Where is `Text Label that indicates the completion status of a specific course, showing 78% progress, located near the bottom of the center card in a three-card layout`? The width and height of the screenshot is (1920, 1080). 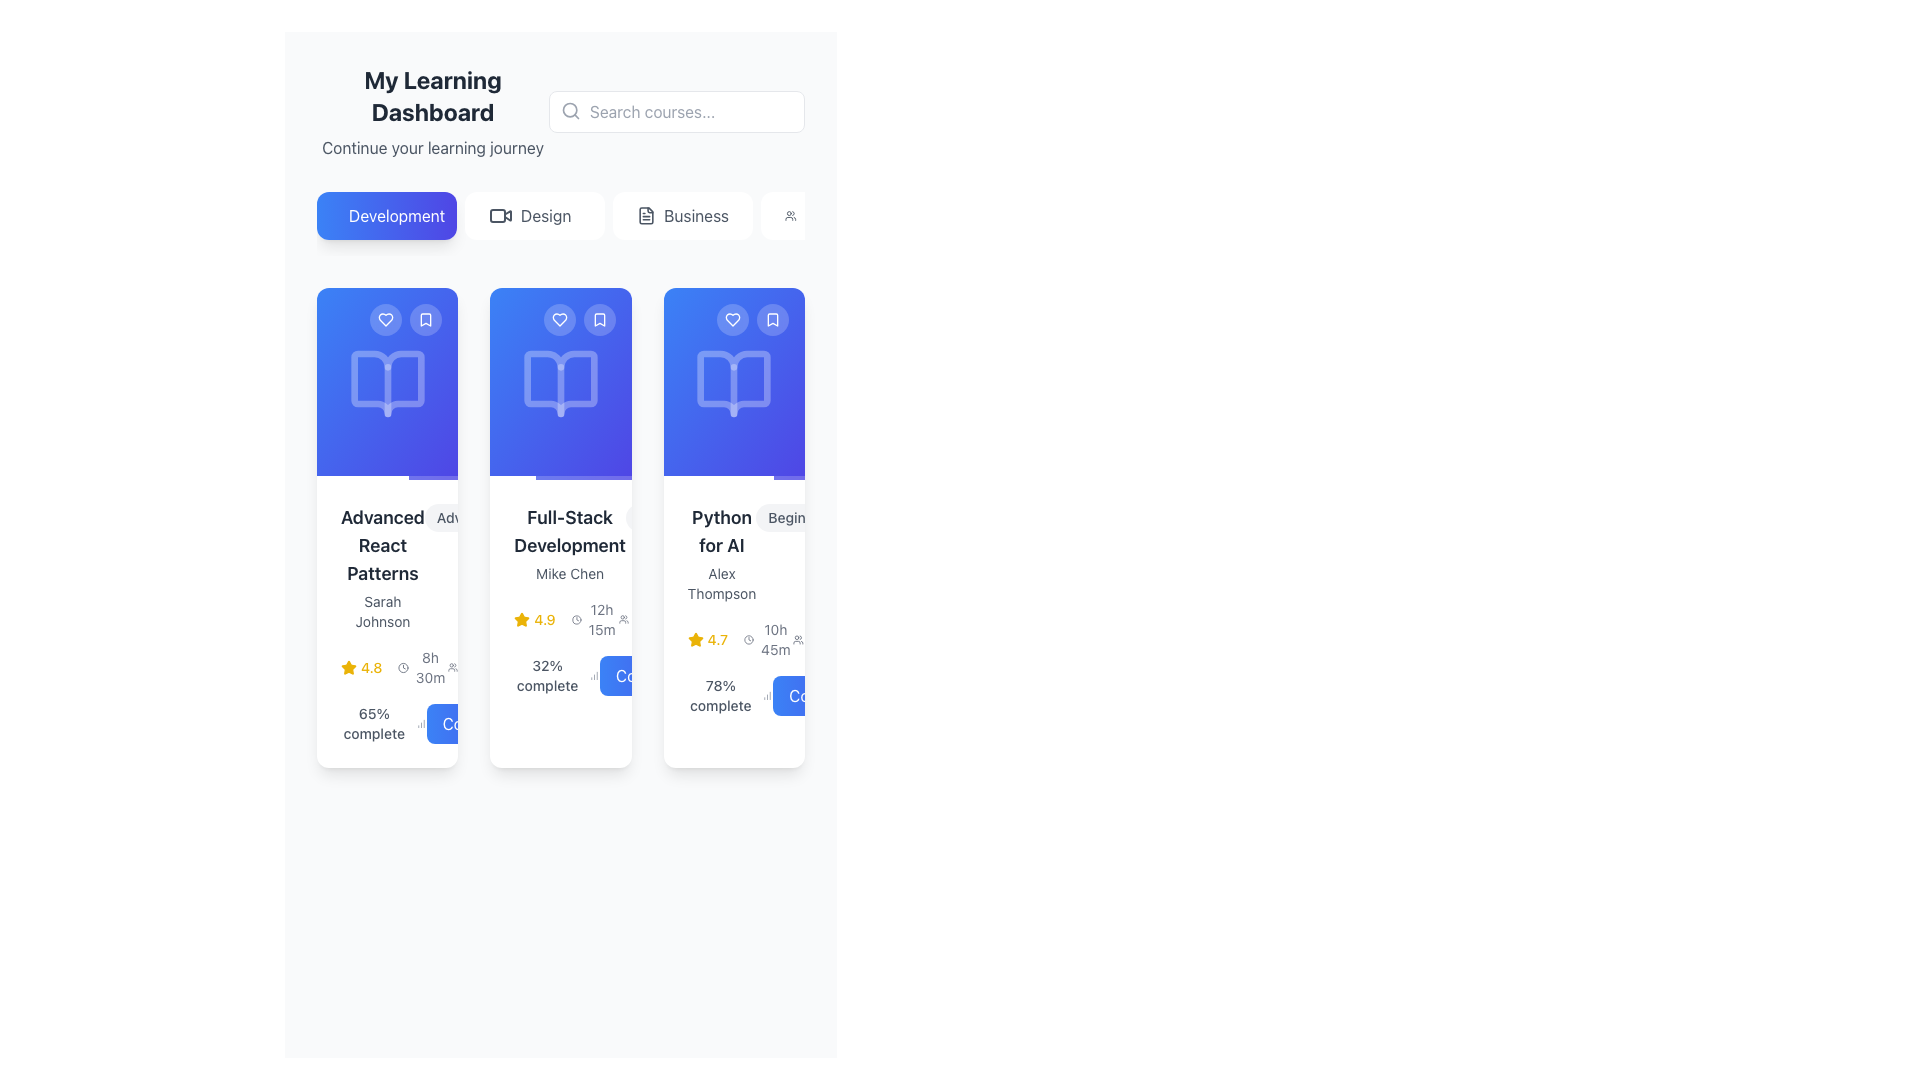
Text Label that indicates the completion status of a specific course, showing 78% progress, located near the bottom of the center card in a three-card layout is located at coordinates (720, 694).